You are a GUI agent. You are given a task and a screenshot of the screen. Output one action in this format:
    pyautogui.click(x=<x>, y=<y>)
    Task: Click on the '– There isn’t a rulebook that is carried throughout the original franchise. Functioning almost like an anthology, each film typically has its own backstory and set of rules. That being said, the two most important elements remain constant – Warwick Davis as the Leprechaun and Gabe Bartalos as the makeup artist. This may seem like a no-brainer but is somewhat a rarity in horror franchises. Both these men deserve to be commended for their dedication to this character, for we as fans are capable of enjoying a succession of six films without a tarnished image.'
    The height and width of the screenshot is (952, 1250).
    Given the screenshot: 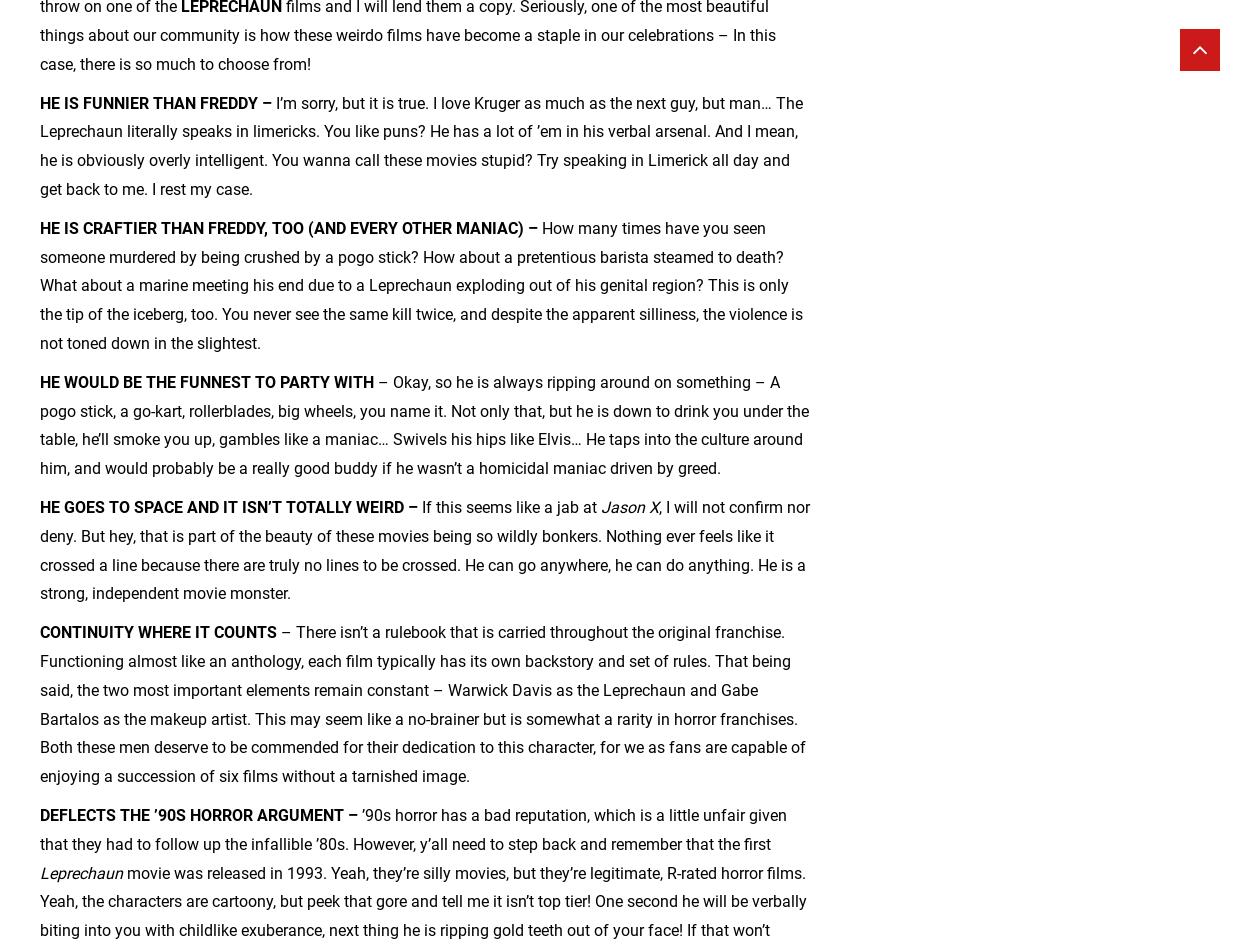 What is the action you would take?
    pyautogui.click(x=423, y=704)
    